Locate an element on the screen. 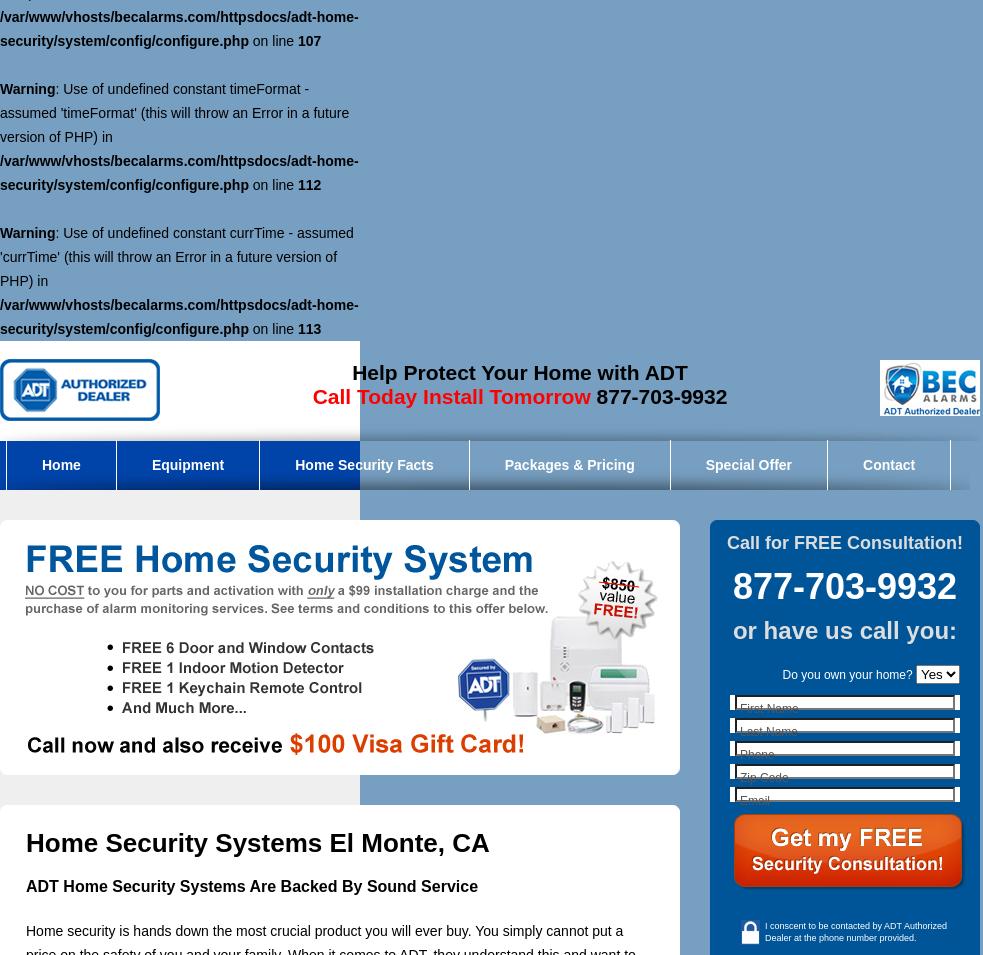 This screenshot has width=983, height=955. 'I conscent to be contacted by ADT Authorized Dealer at the phone number provided.' is located at coordinates (855, 931).